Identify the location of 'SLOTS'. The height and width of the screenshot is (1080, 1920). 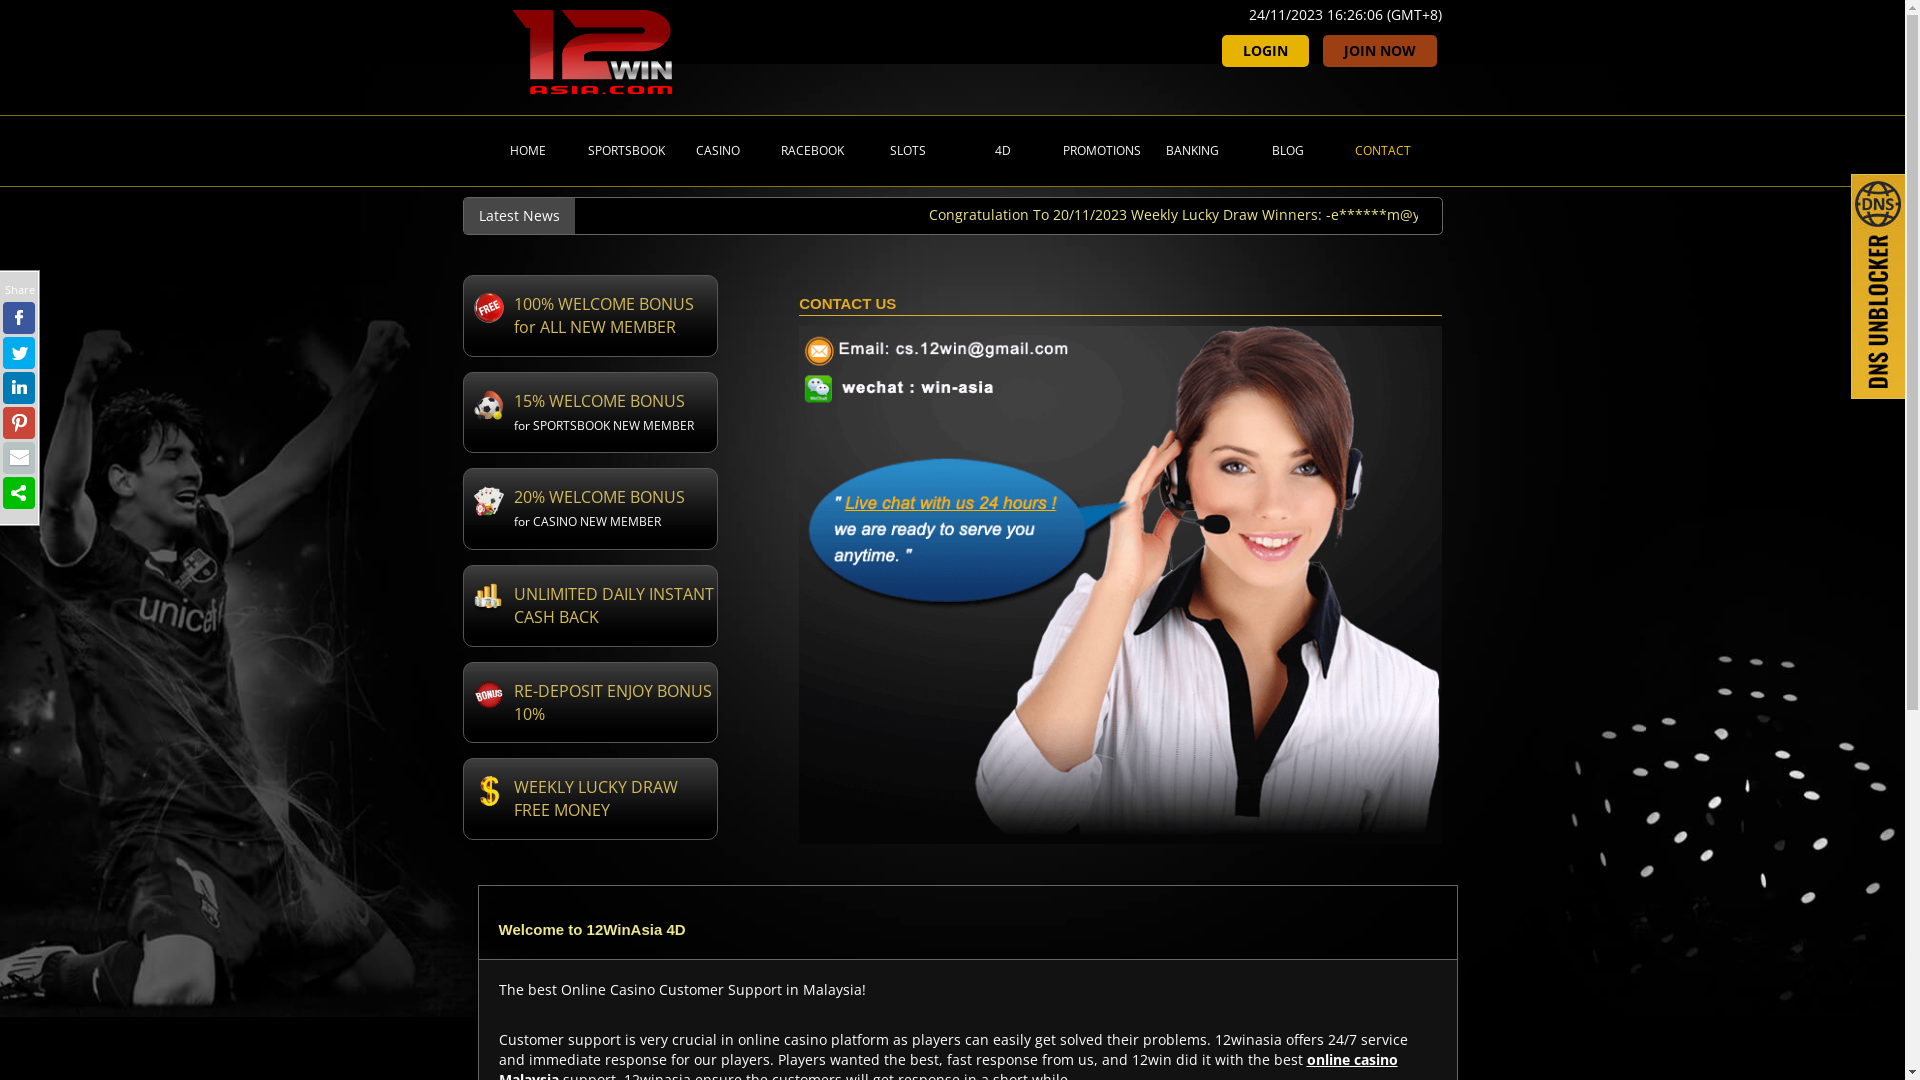
(904, 149).